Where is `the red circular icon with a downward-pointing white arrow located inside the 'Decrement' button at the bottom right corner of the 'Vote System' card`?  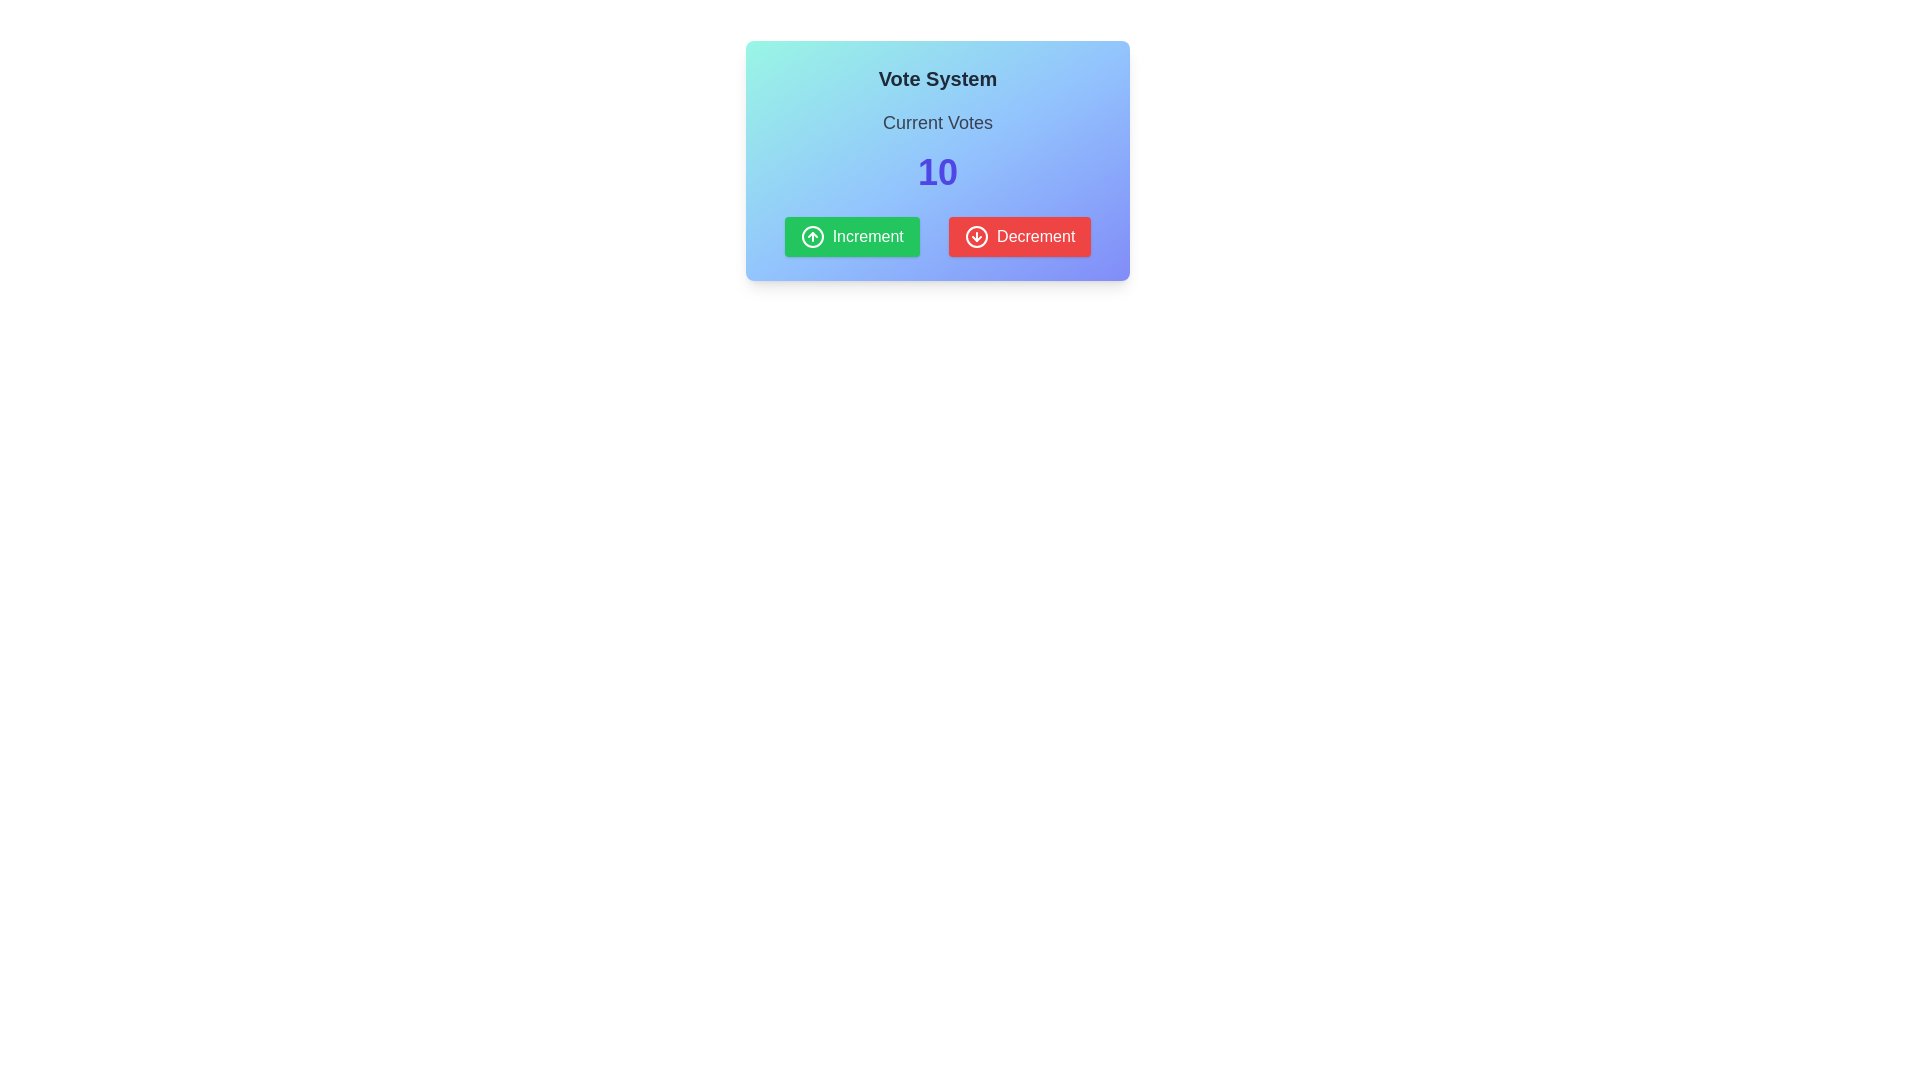
the red circular icon with a downward-pointing white arrow located inside the 'Decrement' button at the bottom right corner of the 'Vote System' card is located at coordinates (977, 235).